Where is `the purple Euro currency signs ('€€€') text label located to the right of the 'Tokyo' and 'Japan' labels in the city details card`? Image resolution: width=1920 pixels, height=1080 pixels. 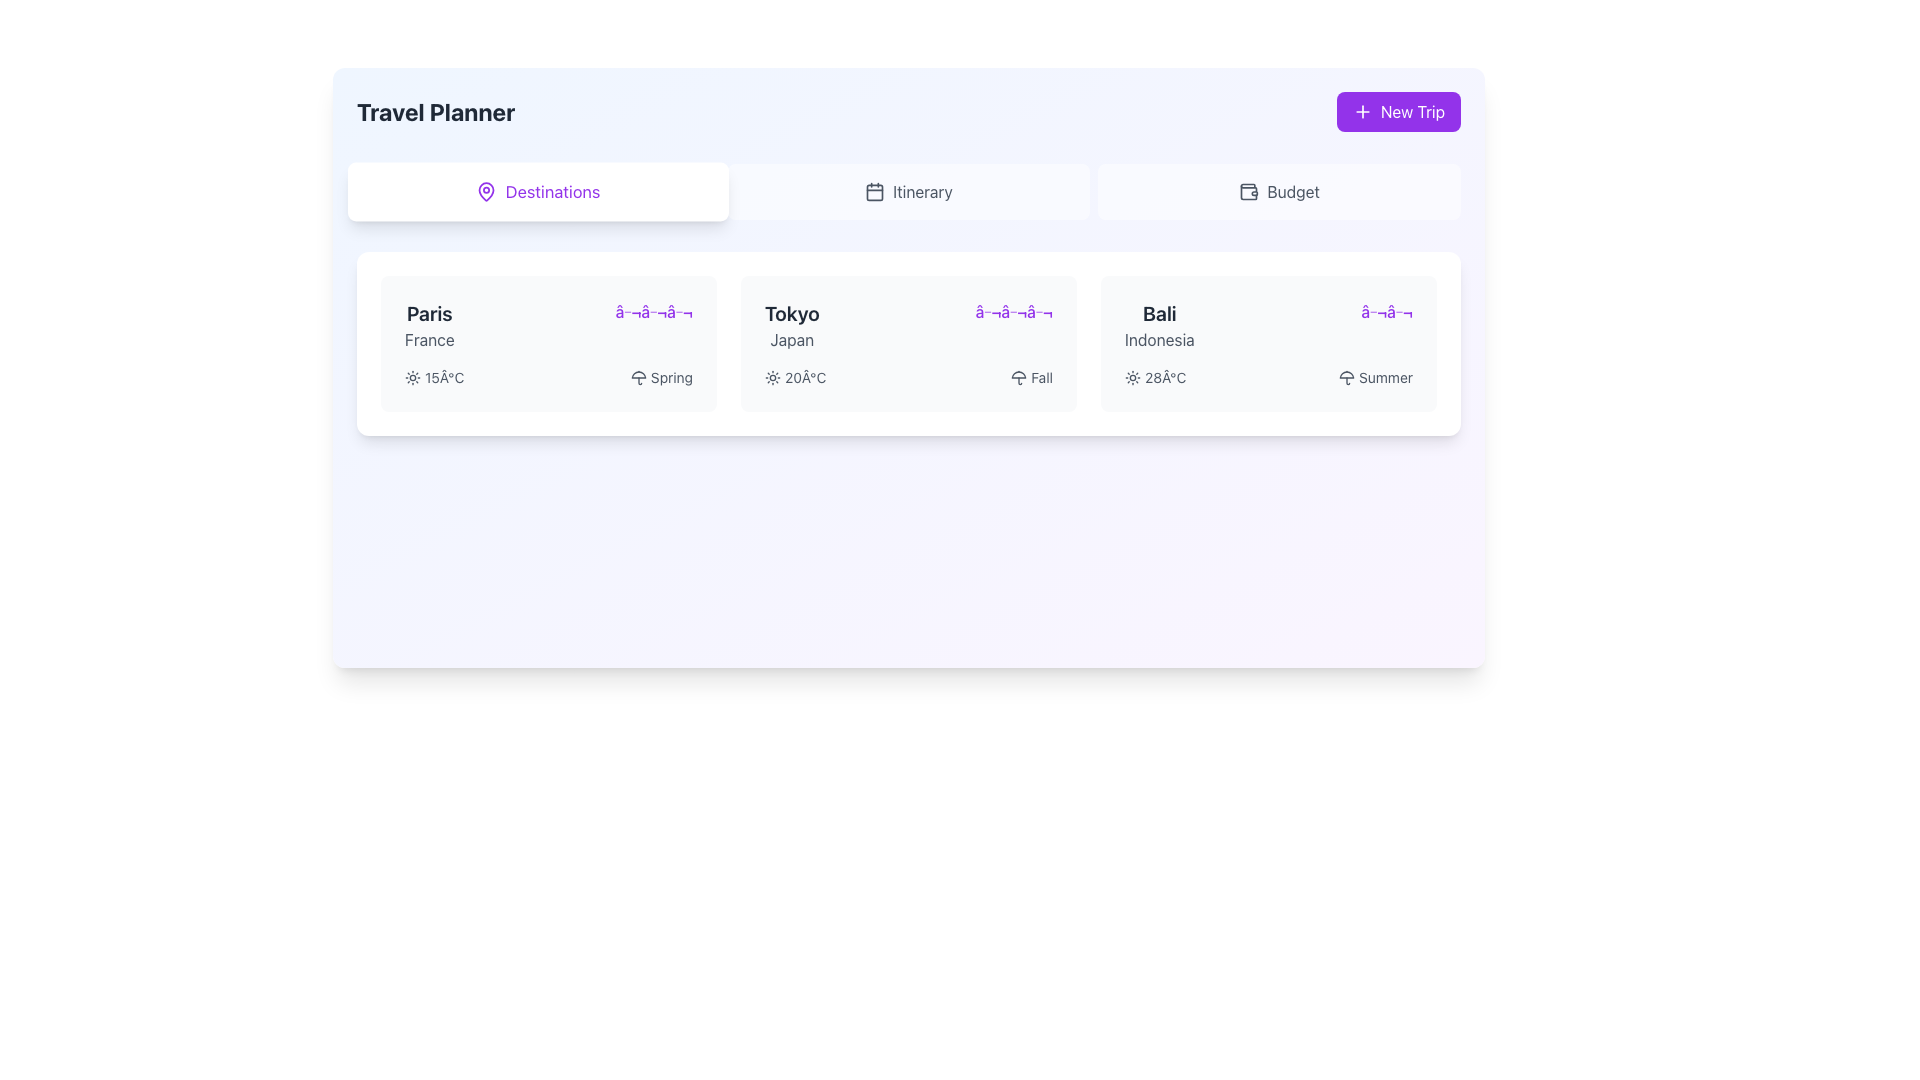 the purple Euro currency signs ('€€€') text label located to the right of the 'Tokyo' and 'Japan' labels in the city details card is located at coordinates (1014, 312).